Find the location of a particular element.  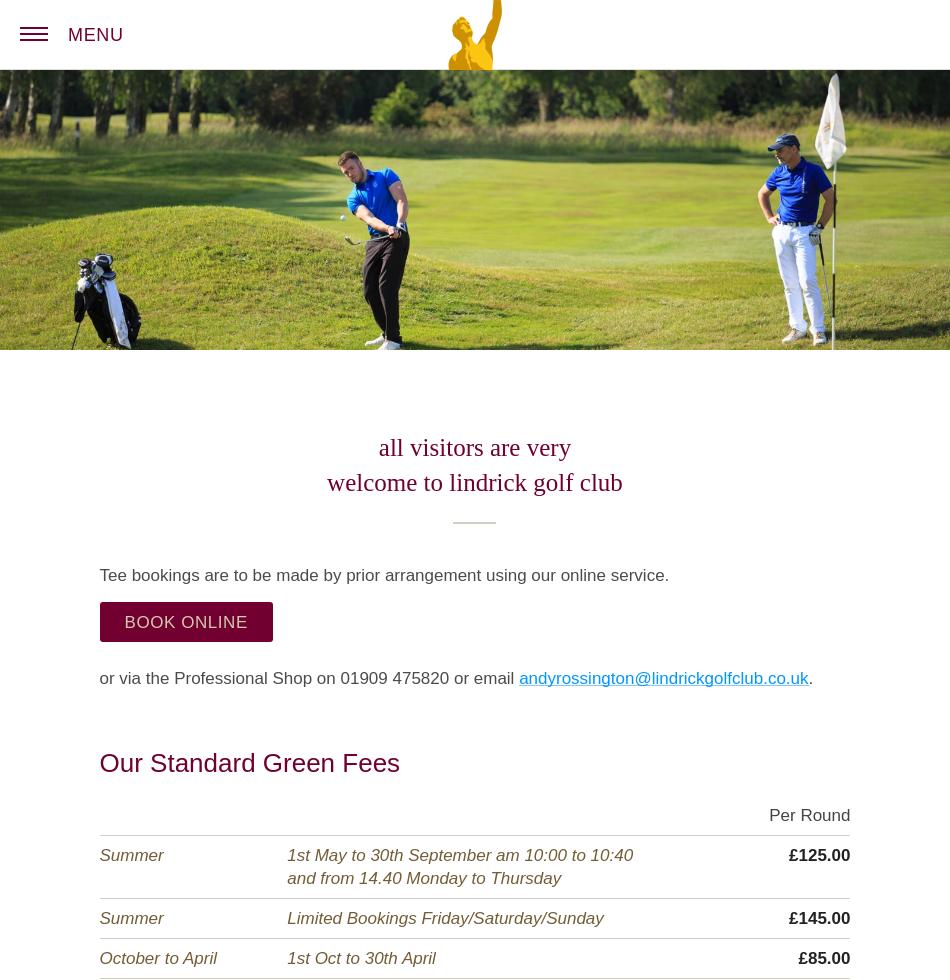

'welcome to lindrick golf club' is located at coordinates (473, 482).